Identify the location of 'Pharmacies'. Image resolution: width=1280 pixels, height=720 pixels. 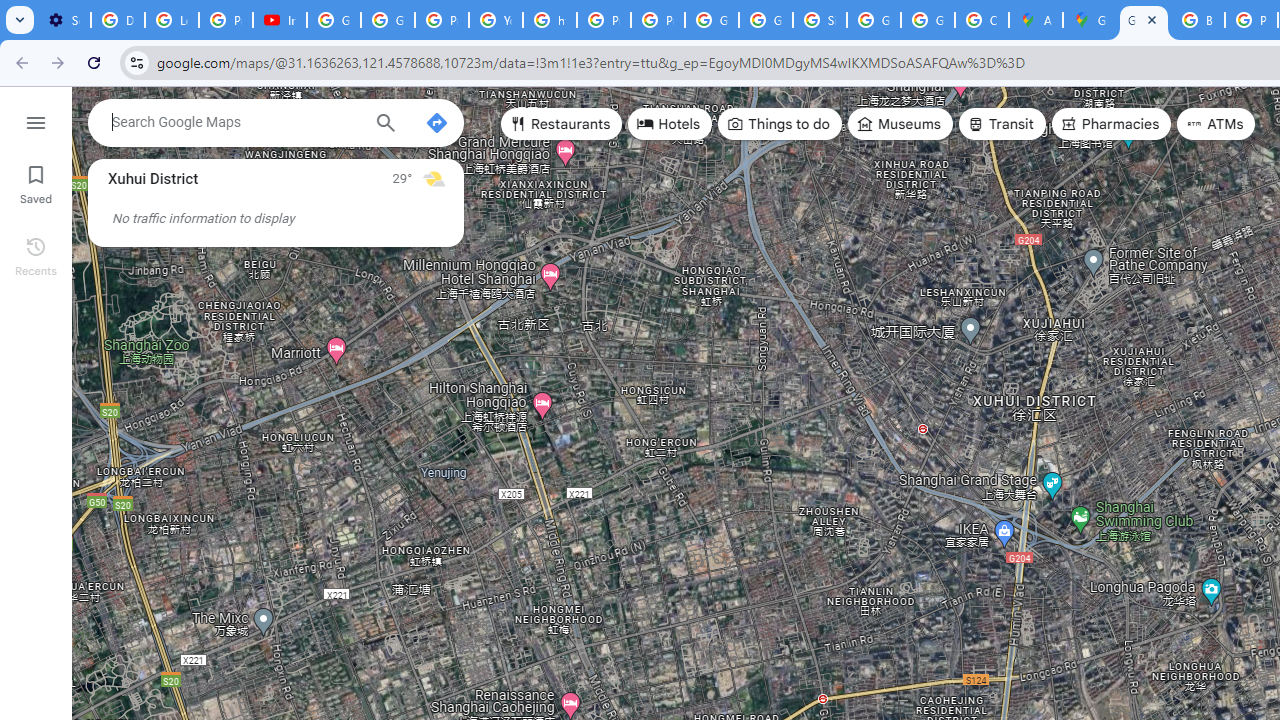
(1110, 124).